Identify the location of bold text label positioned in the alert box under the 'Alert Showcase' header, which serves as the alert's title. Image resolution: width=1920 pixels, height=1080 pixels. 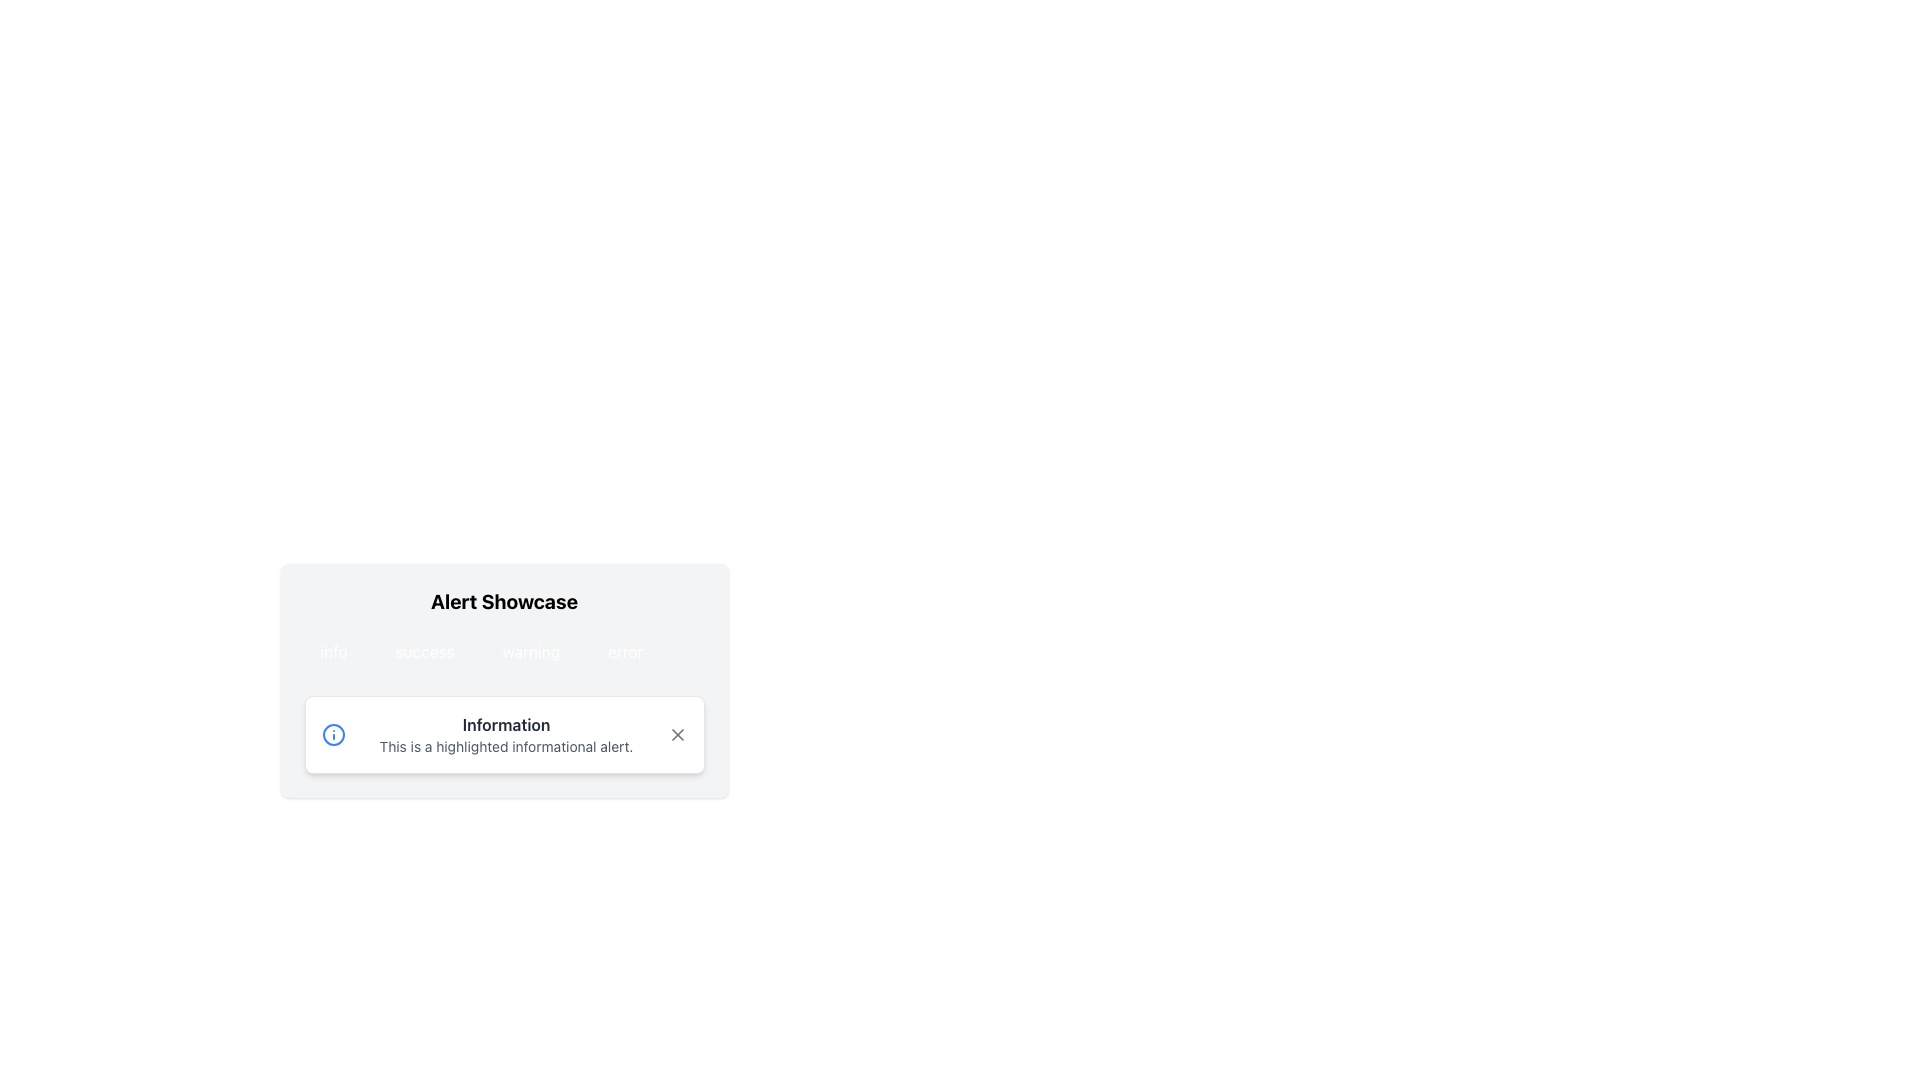
(506, 725).